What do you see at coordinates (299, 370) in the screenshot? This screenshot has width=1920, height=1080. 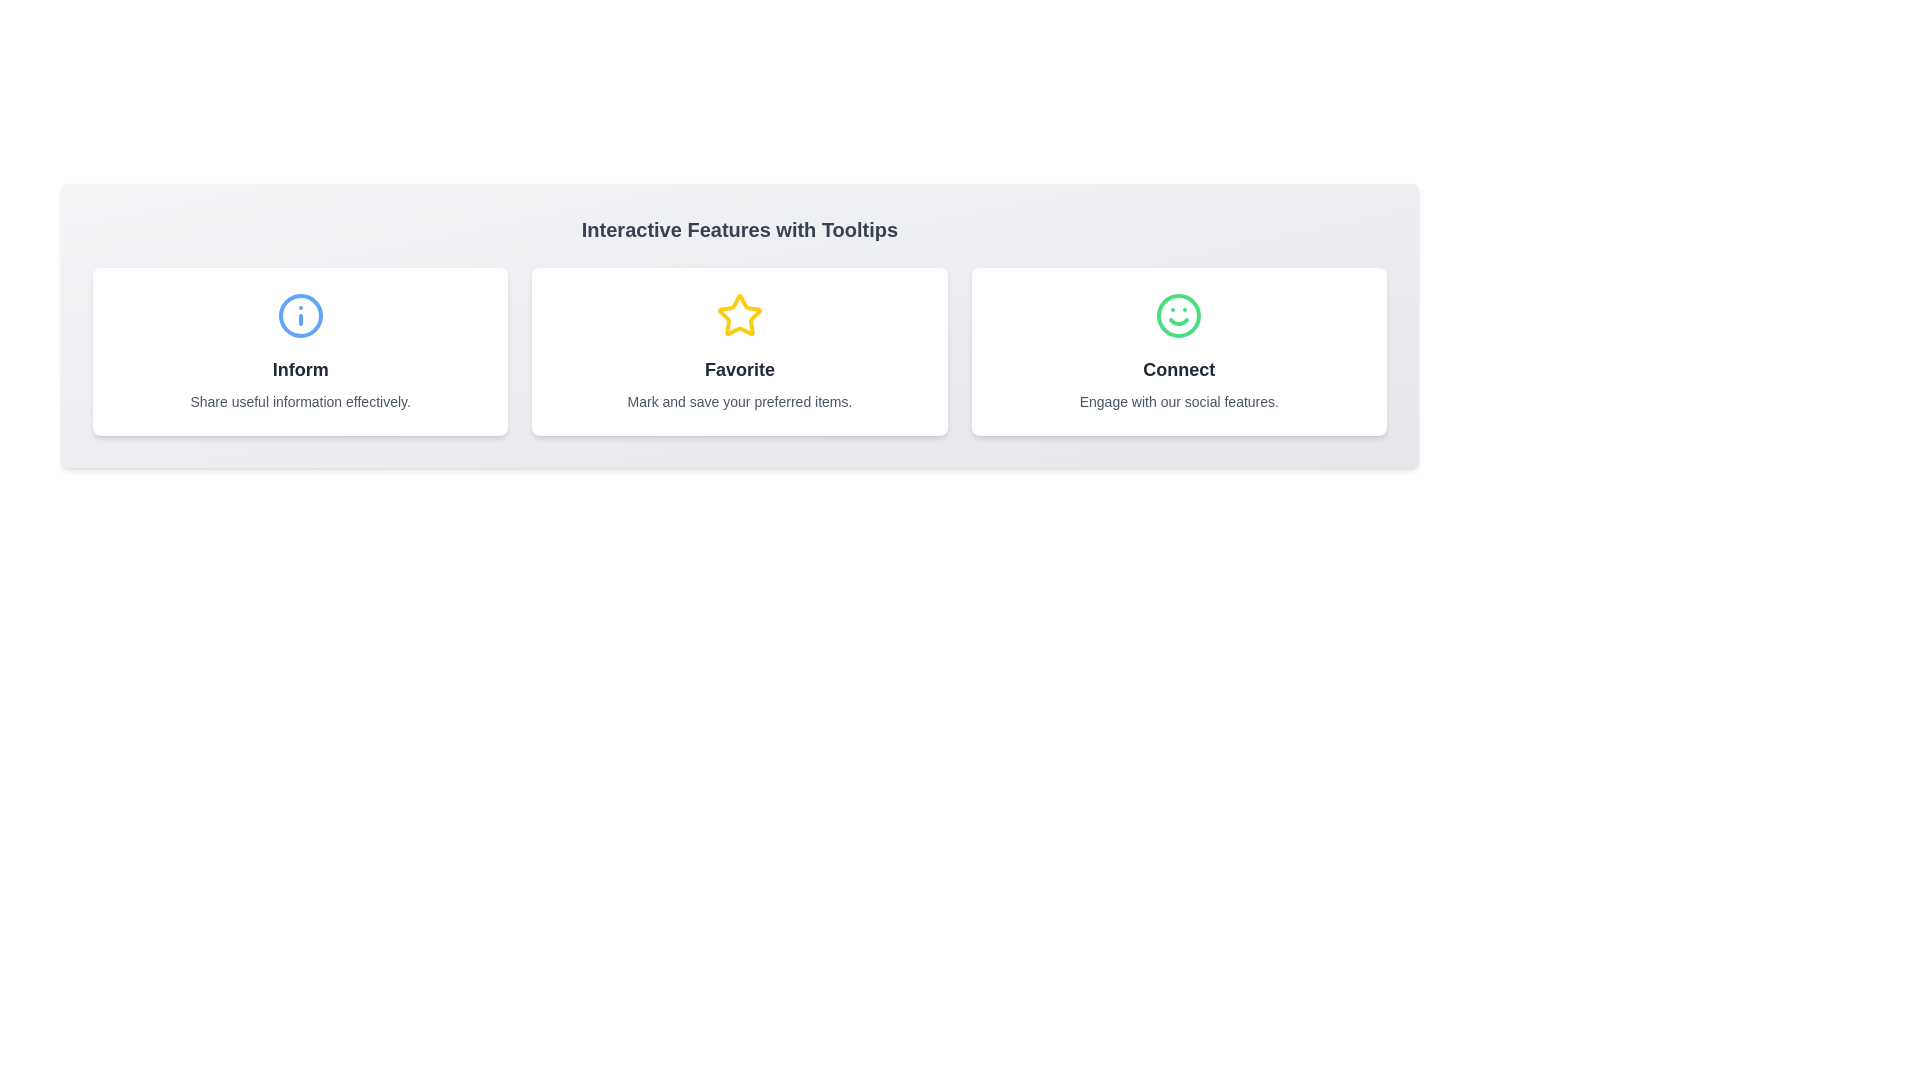 I see `the title label located in the first card, positioned just below the blue circular information icon` at bounding box center [299, 370].